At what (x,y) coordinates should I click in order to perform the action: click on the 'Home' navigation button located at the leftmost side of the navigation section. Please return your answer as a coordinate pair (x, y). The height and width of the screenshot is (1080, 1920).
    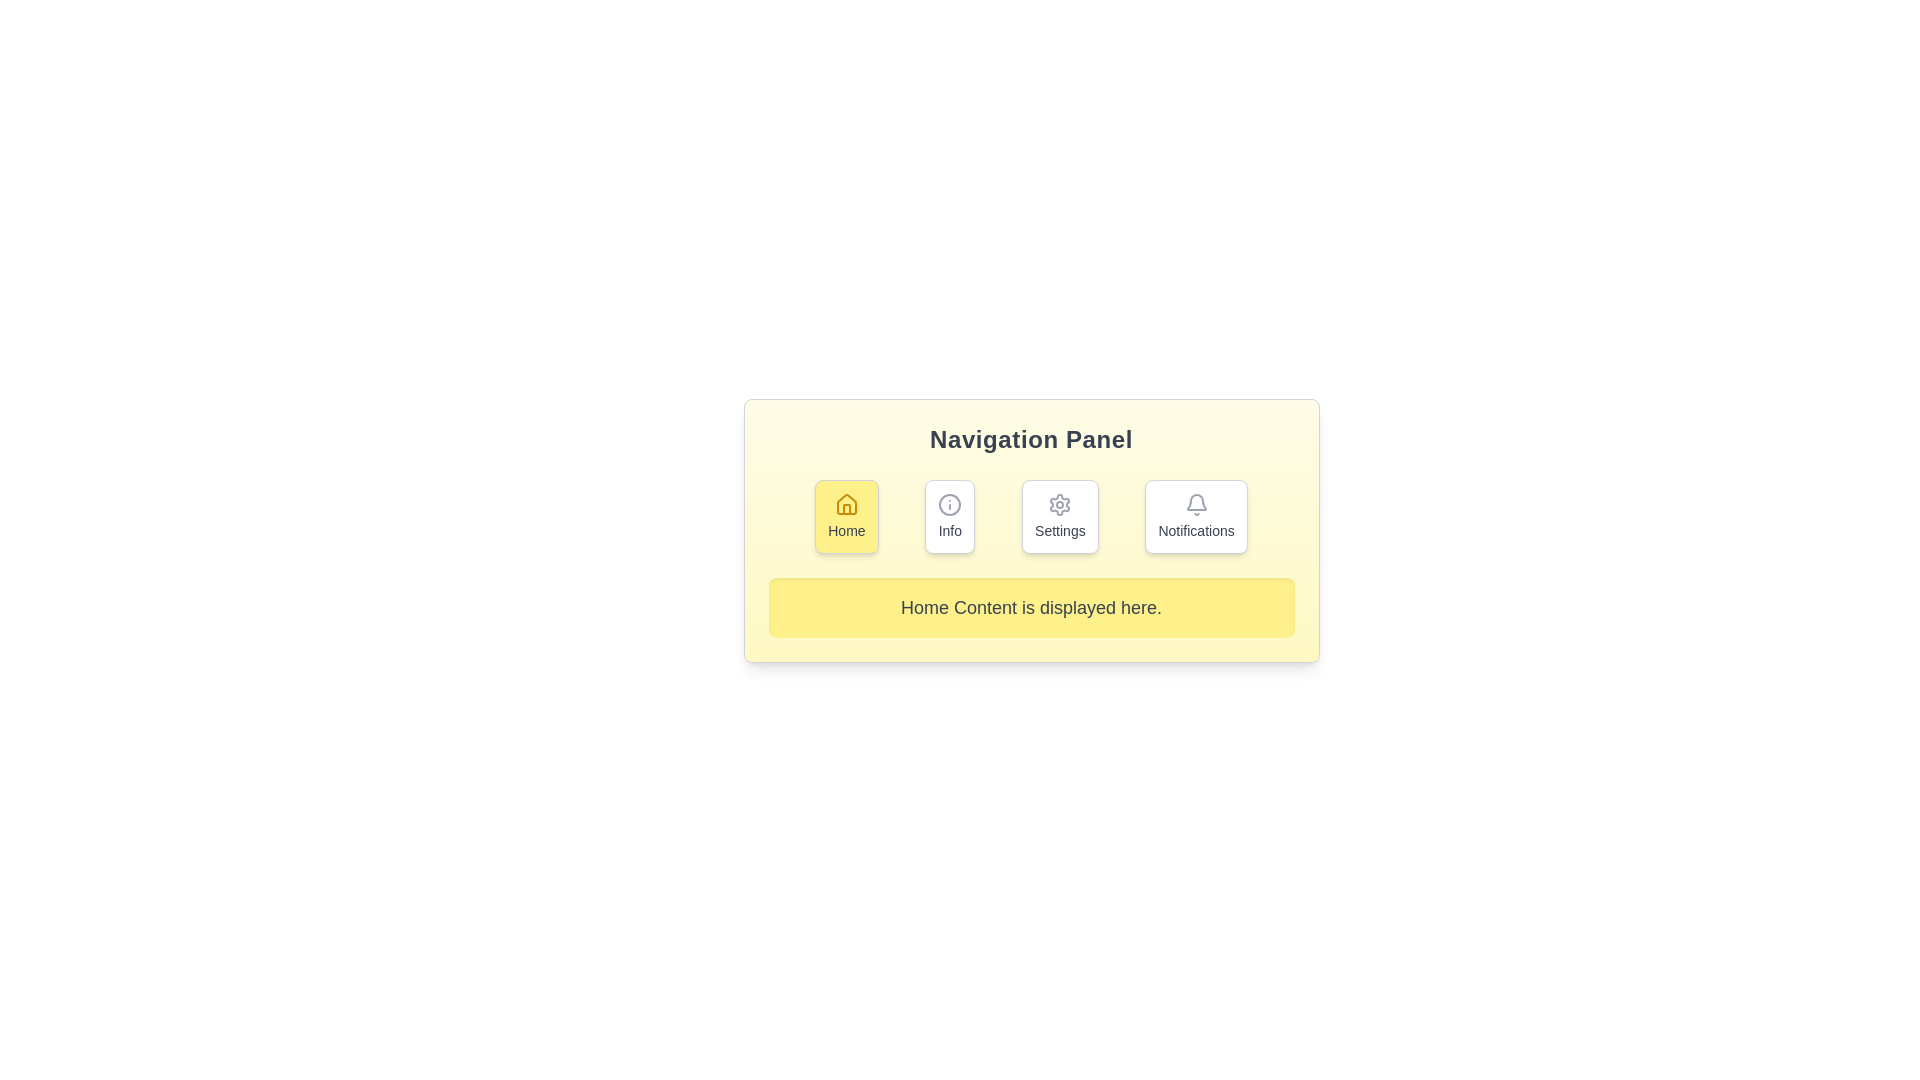
    Looking at the image, I should click on (846, 515).